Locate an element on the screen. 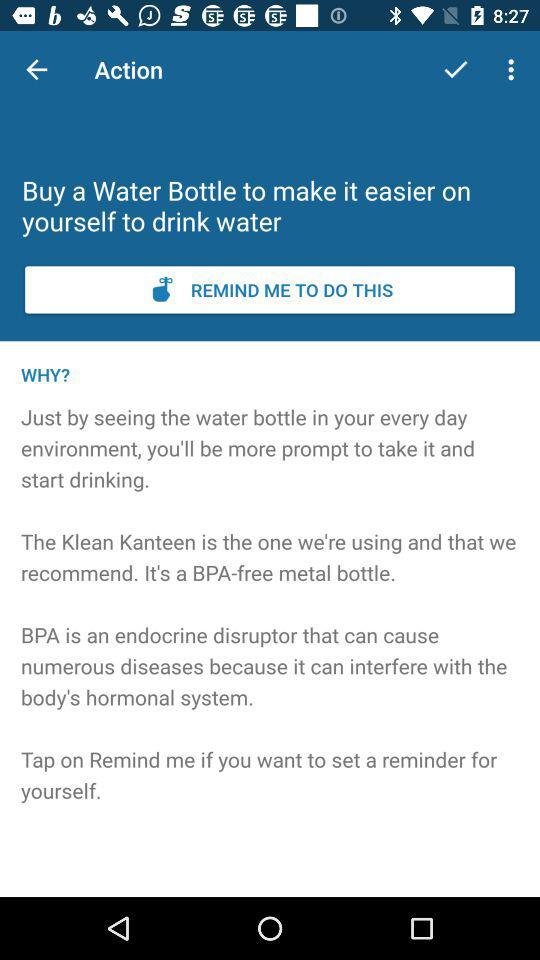  set reminder is located at coordinates (270, 288).